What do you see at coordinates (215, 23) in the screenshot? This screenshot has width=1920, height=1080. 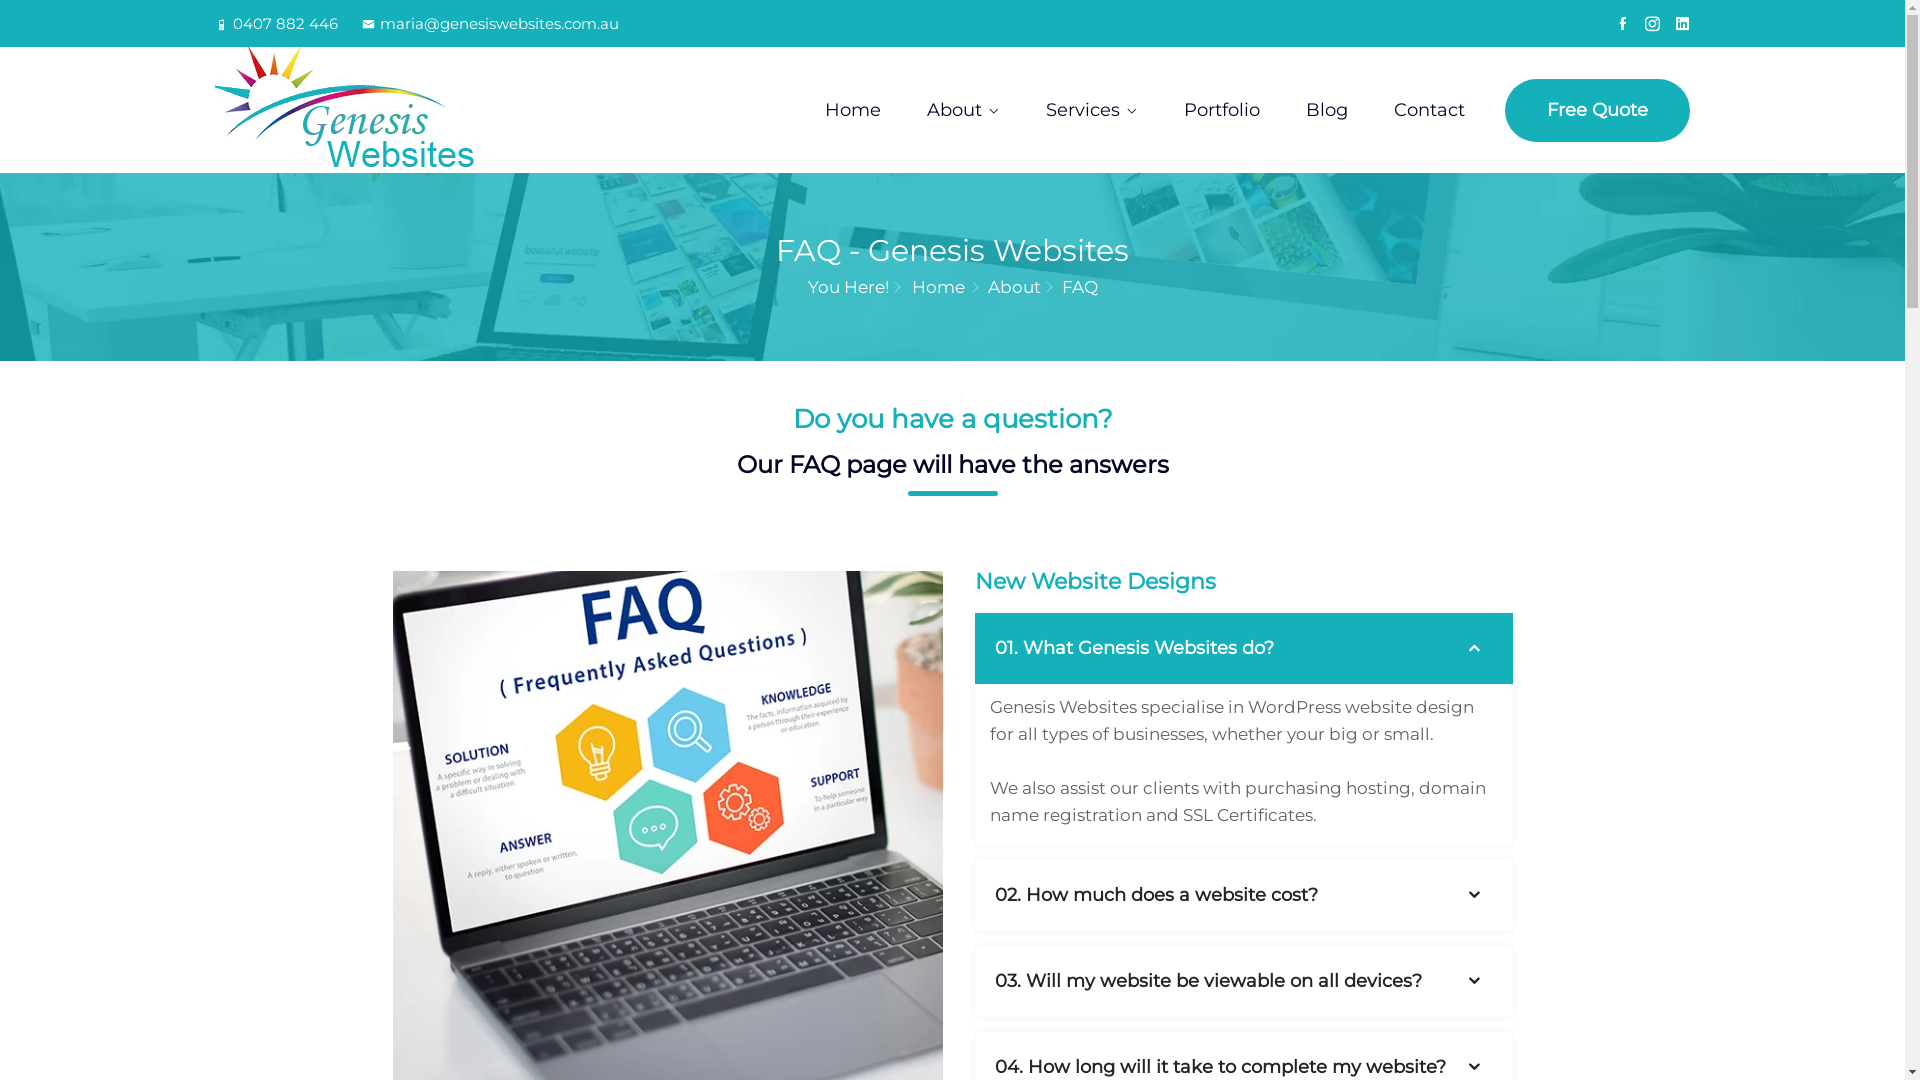 I see `'0407 882 446'` at bounding box center [215, 23].